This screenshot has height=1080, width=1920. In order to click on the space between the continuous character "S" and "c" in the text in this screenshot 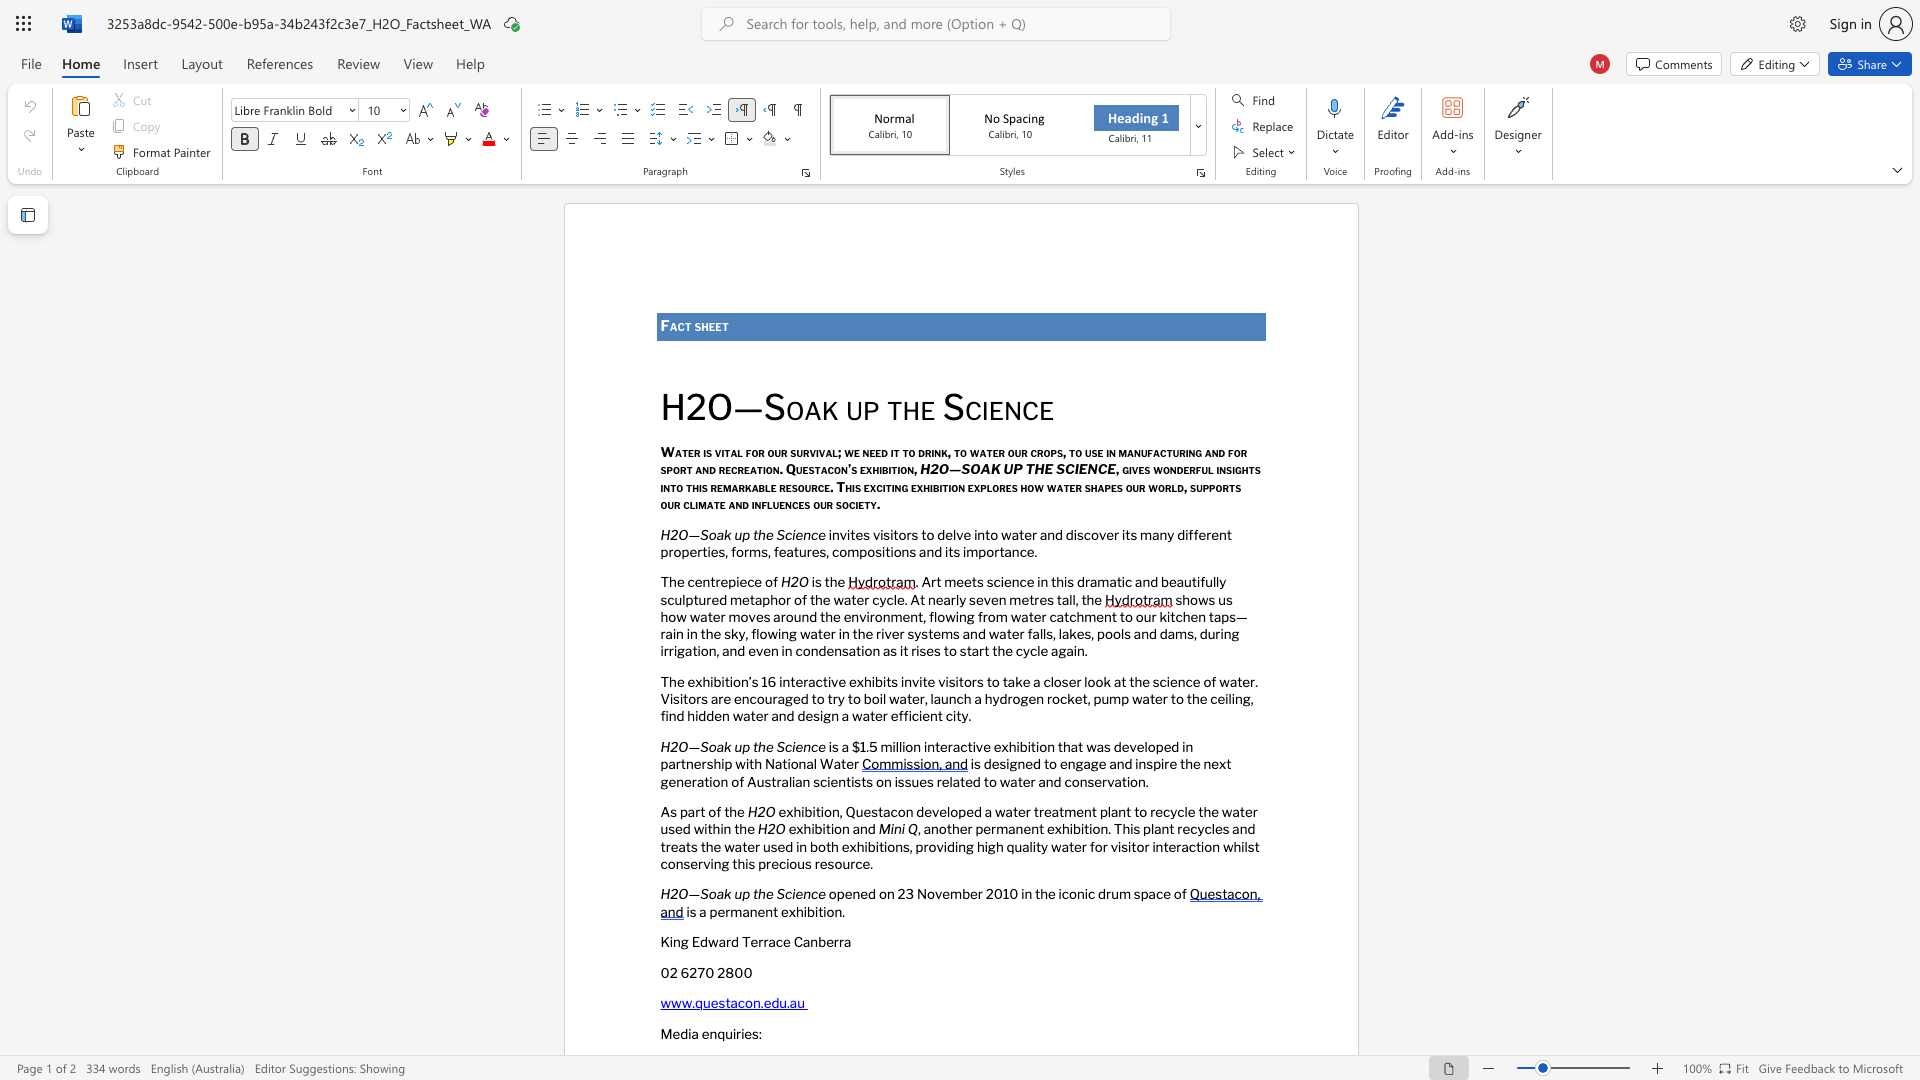, I will do `click(783, 533)`.